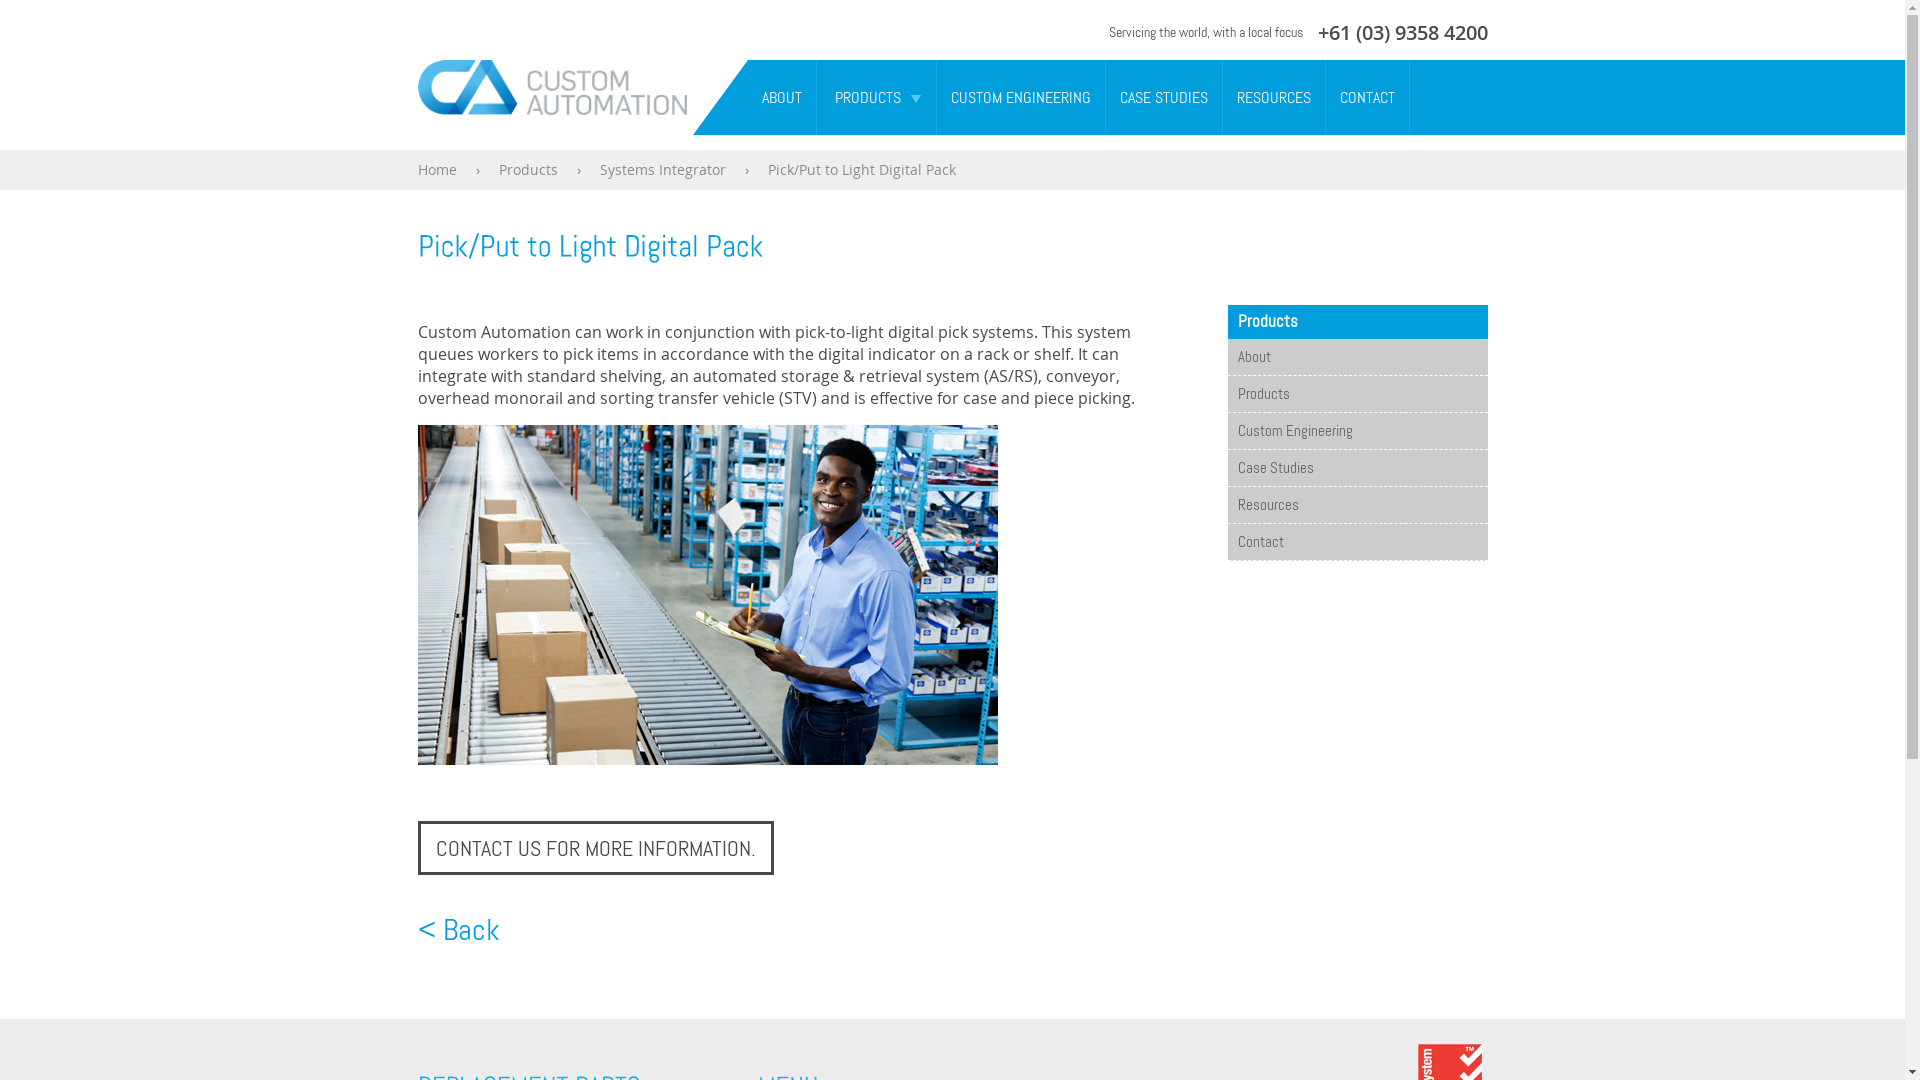  What do you see at coordinates (1357, 356) in the screenshot?
I see `'About'` at bounding box center [1357, 356].